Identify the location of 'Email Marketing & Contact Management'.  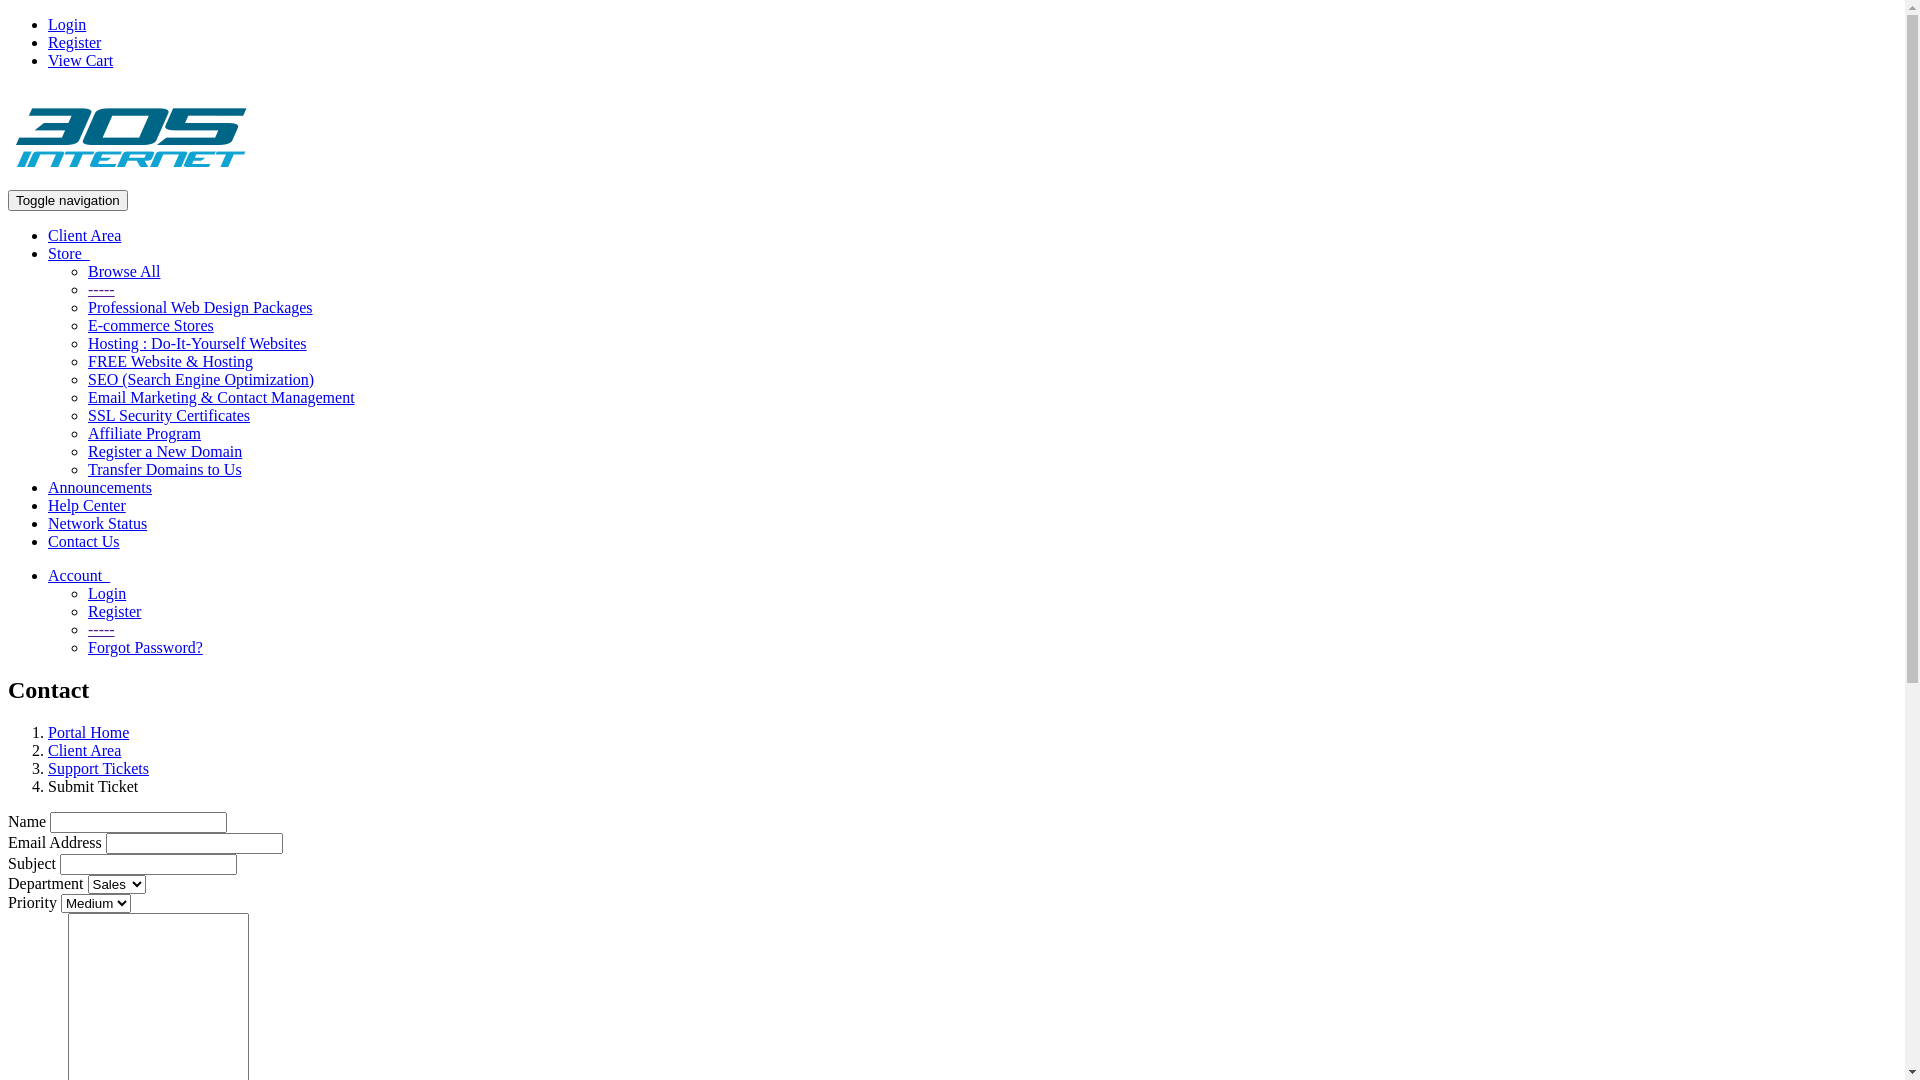
(221, 397).